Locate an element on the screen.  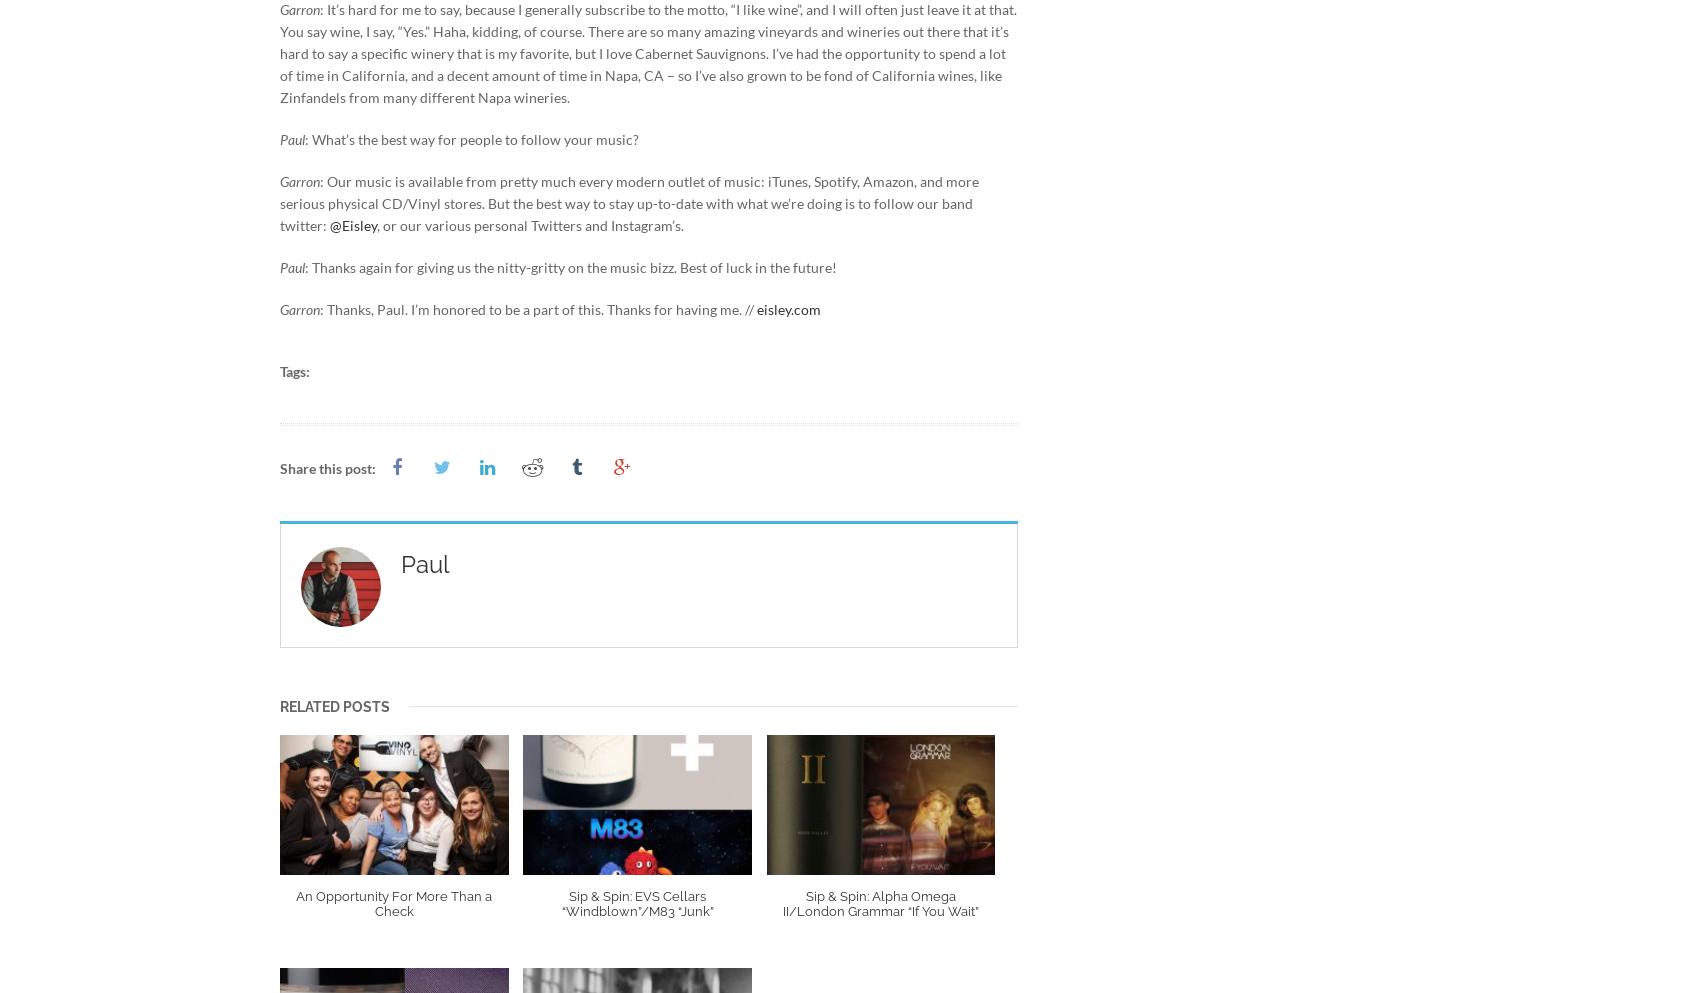
'@Eisley' is located at coordinates (352, 224).